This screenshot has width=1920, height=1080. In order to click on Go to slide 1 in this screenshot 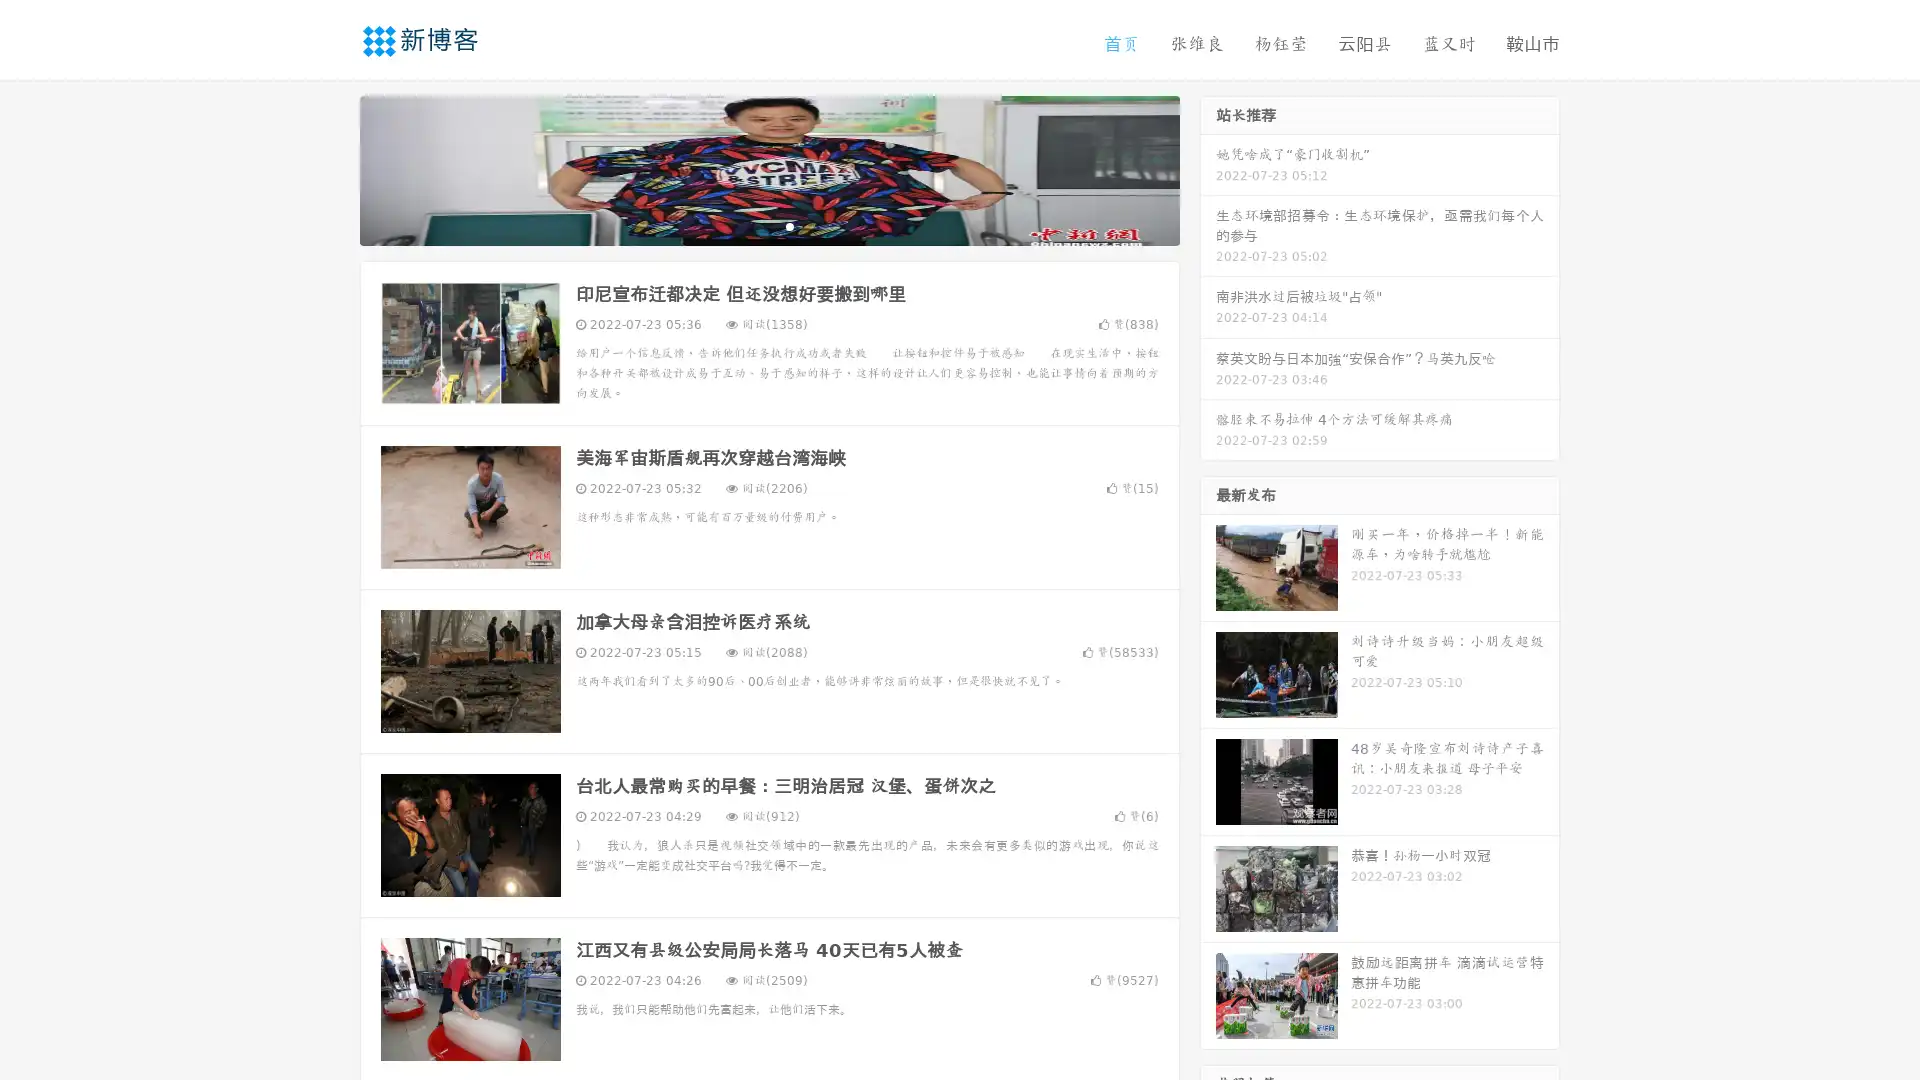, I will do `click(748, 225)`.